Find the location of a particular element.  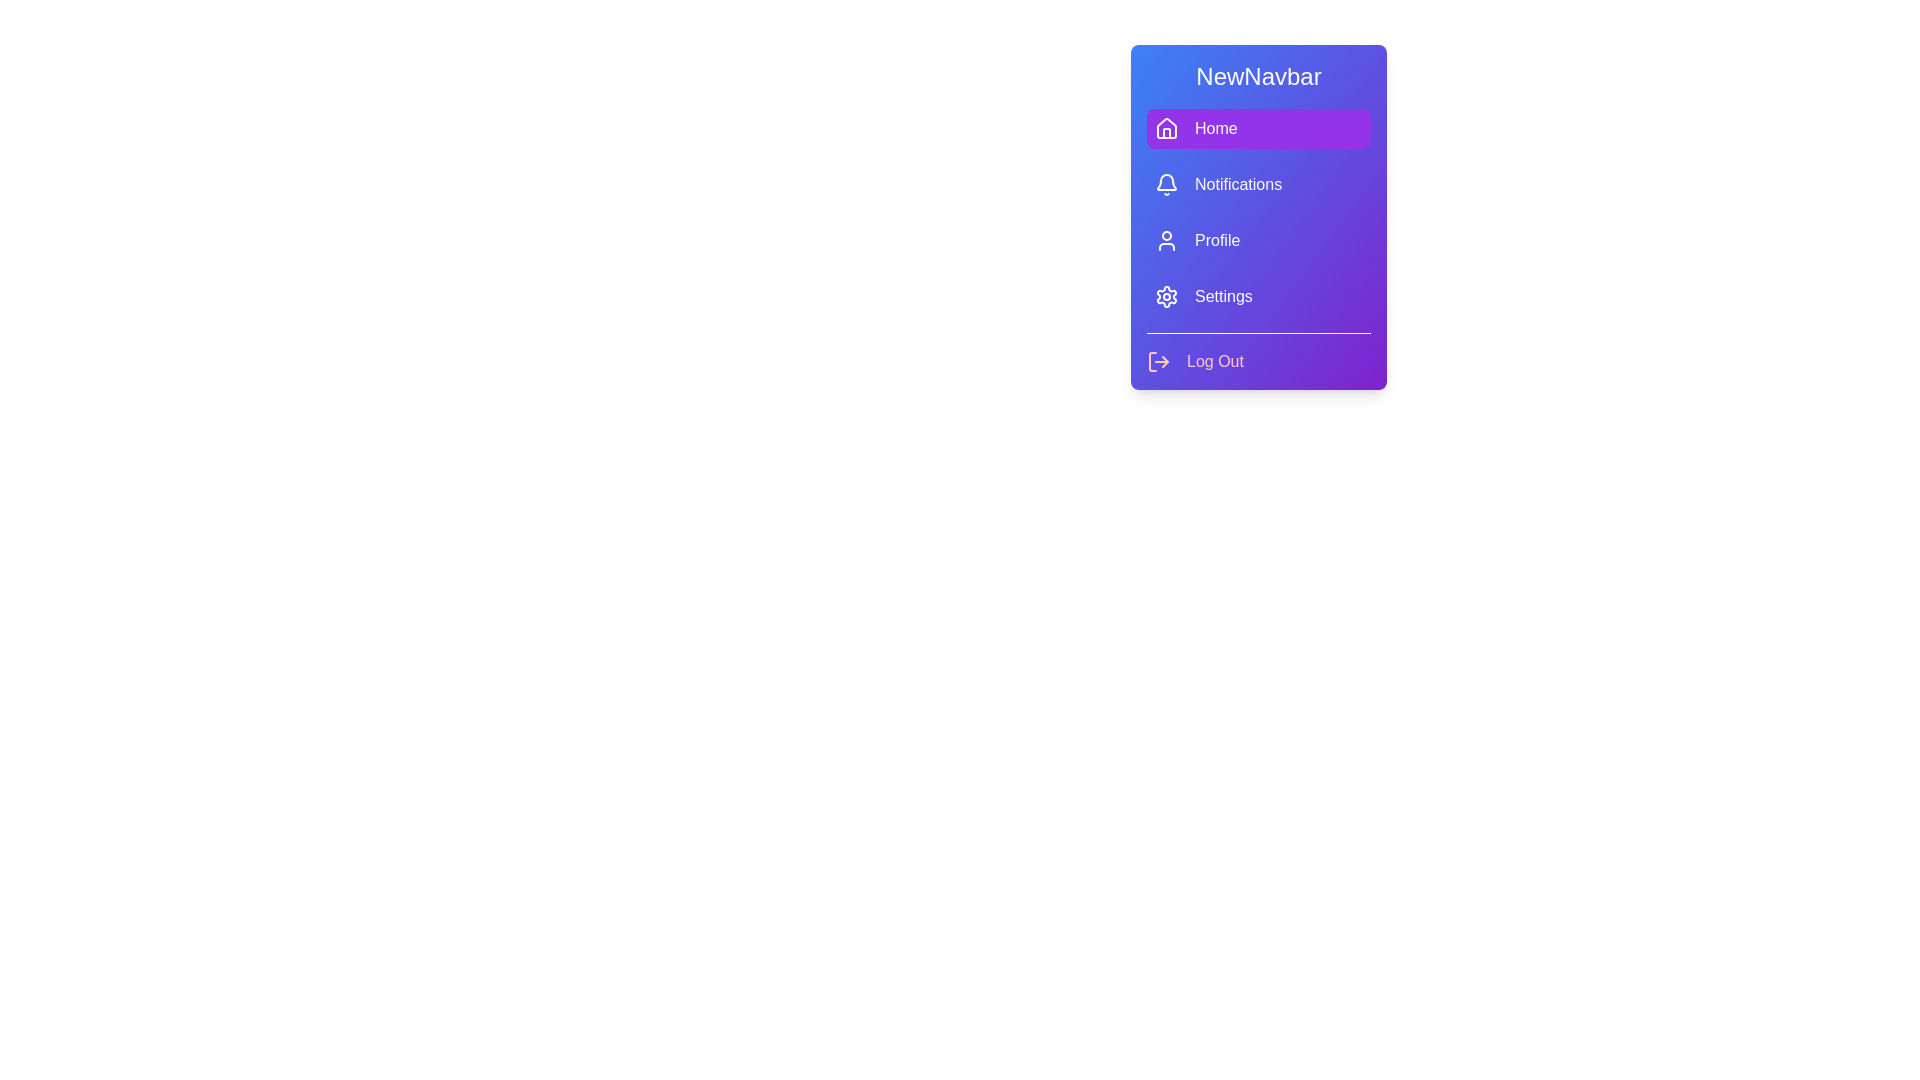

the button located in the sidebar that leads to the notifications section is located at coordinates (1257, 185).